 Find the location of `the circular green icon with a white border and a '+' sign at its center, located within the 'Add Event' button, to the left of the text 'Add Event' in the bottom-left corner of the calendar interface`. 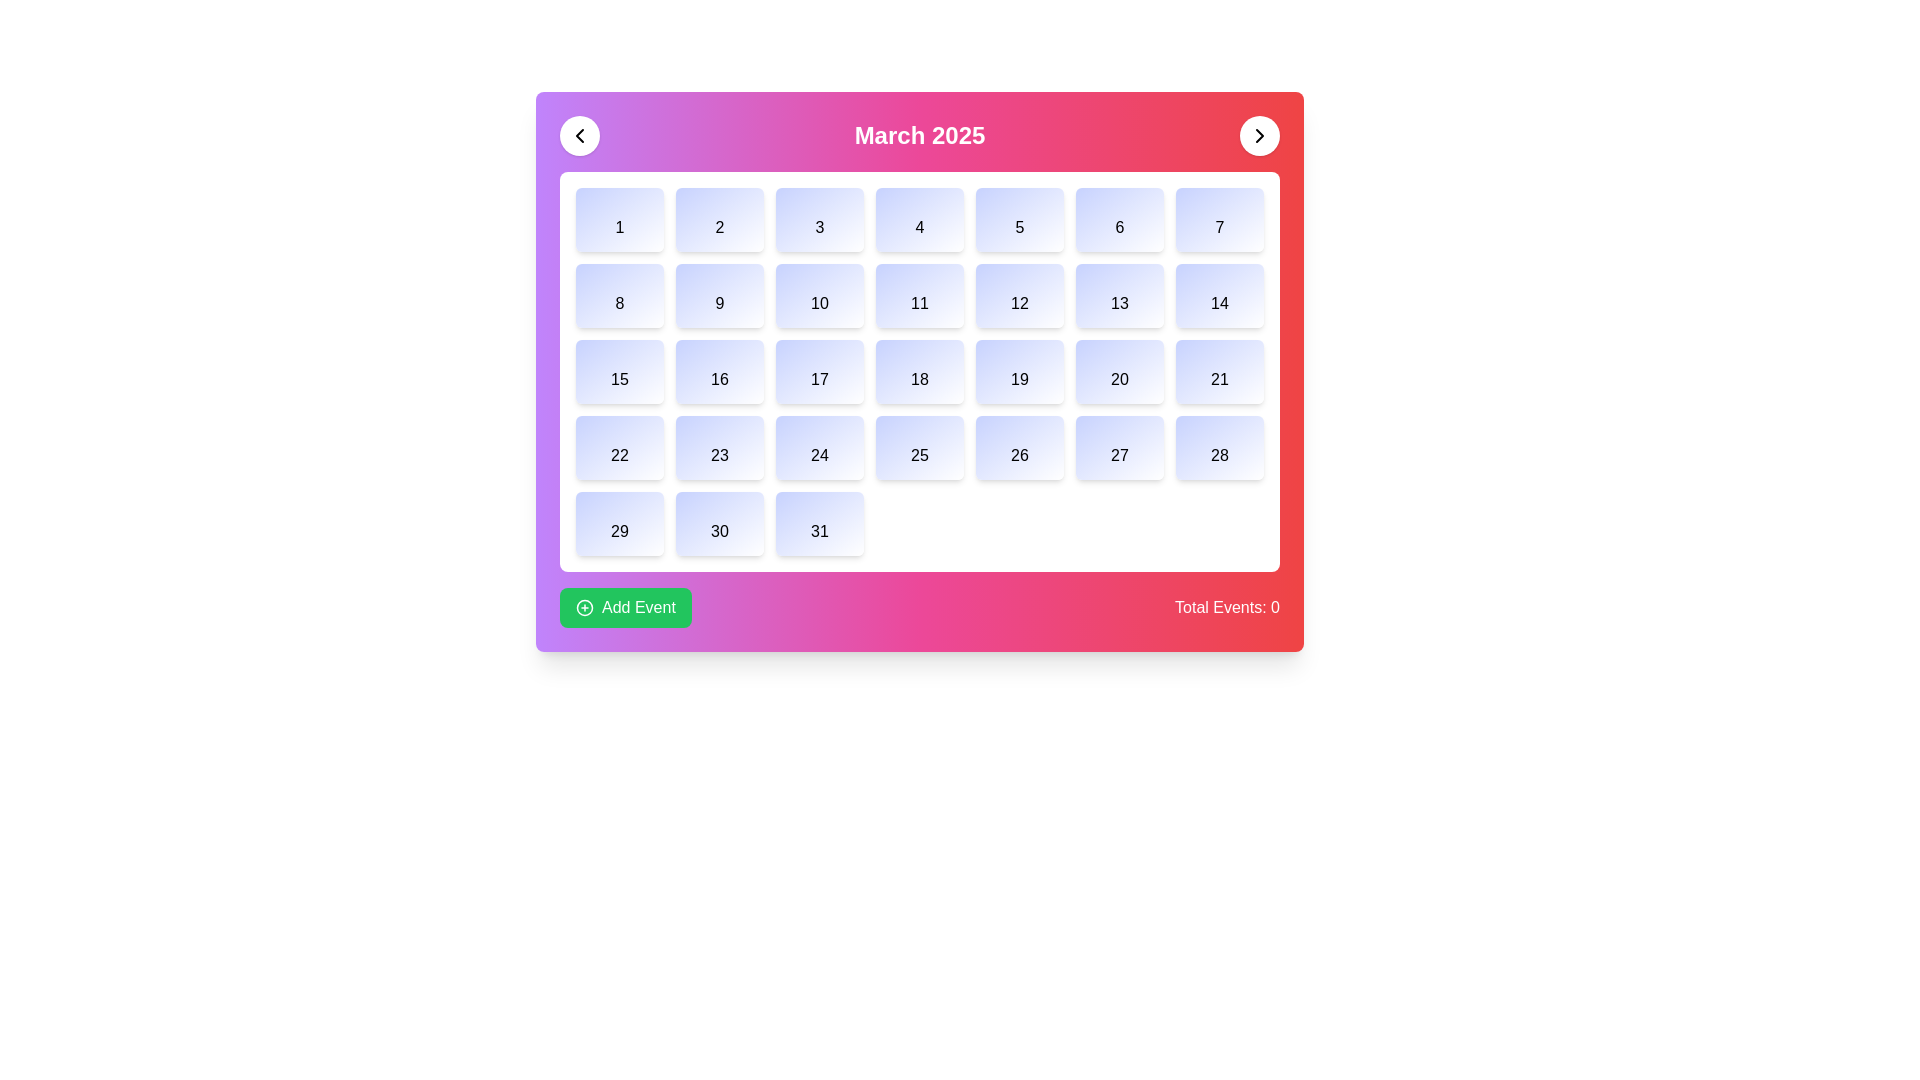

the circular green icon with a white border and a '+' sign at its center, located within the 'Add Event' button, to the left of the text 'Add Event' in the bottom-left corner of the calendar interface is located at coordinates (584, 607).